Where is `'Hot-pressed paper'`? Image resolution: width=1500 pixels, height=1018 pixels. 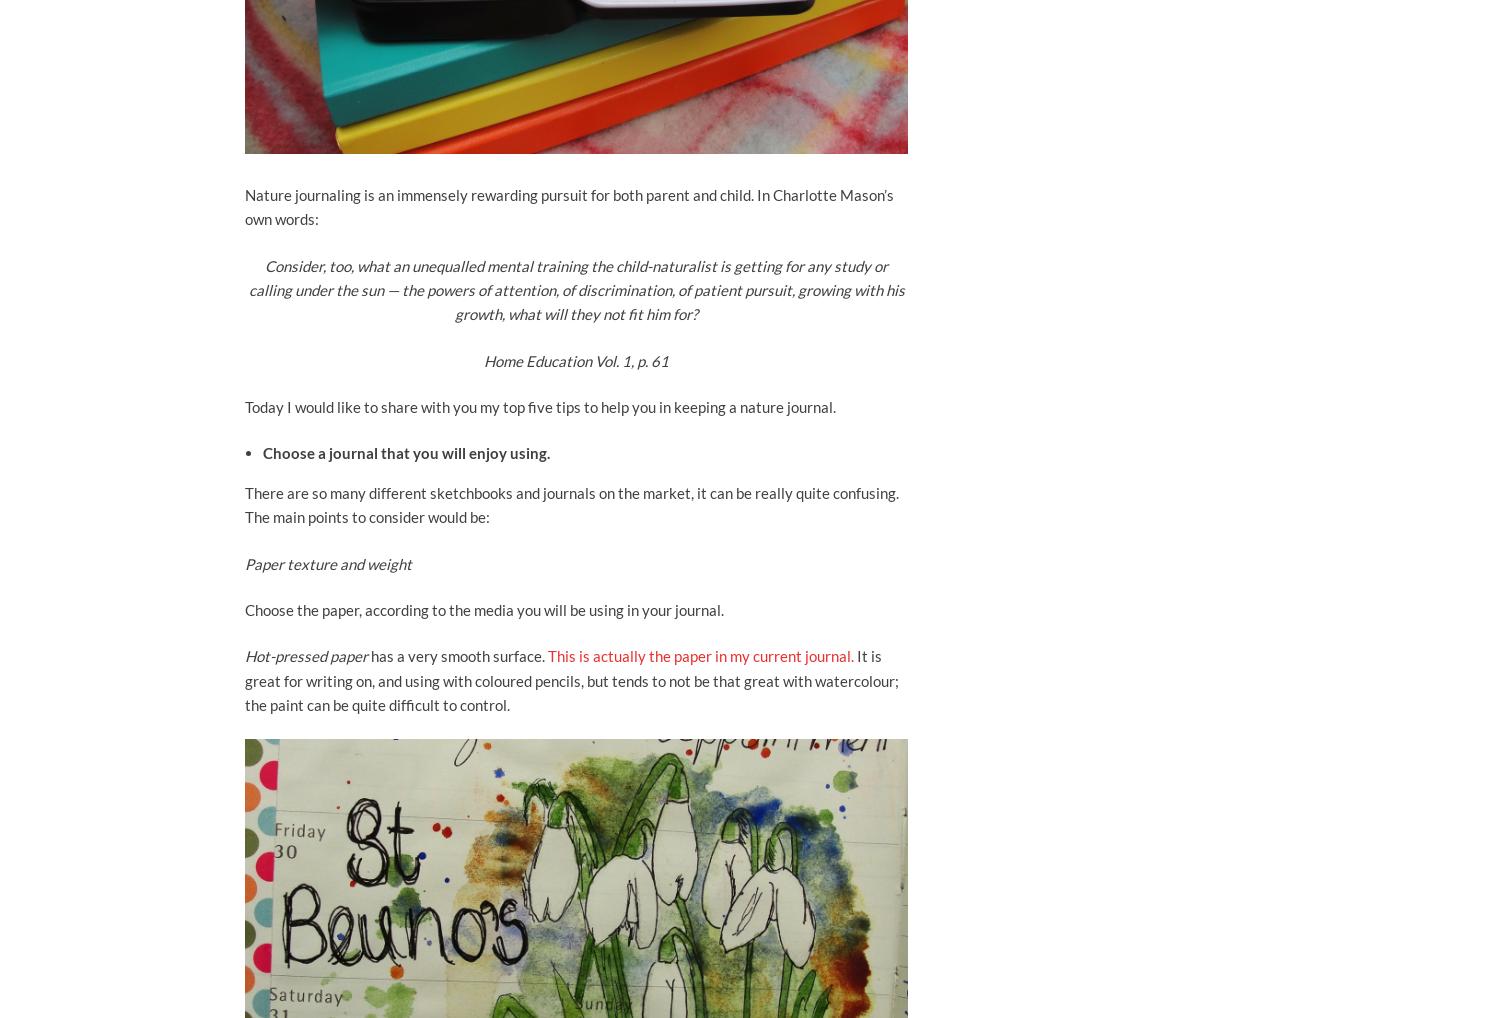 'Hot-pressed paper' is located at coordinates (307, 654).